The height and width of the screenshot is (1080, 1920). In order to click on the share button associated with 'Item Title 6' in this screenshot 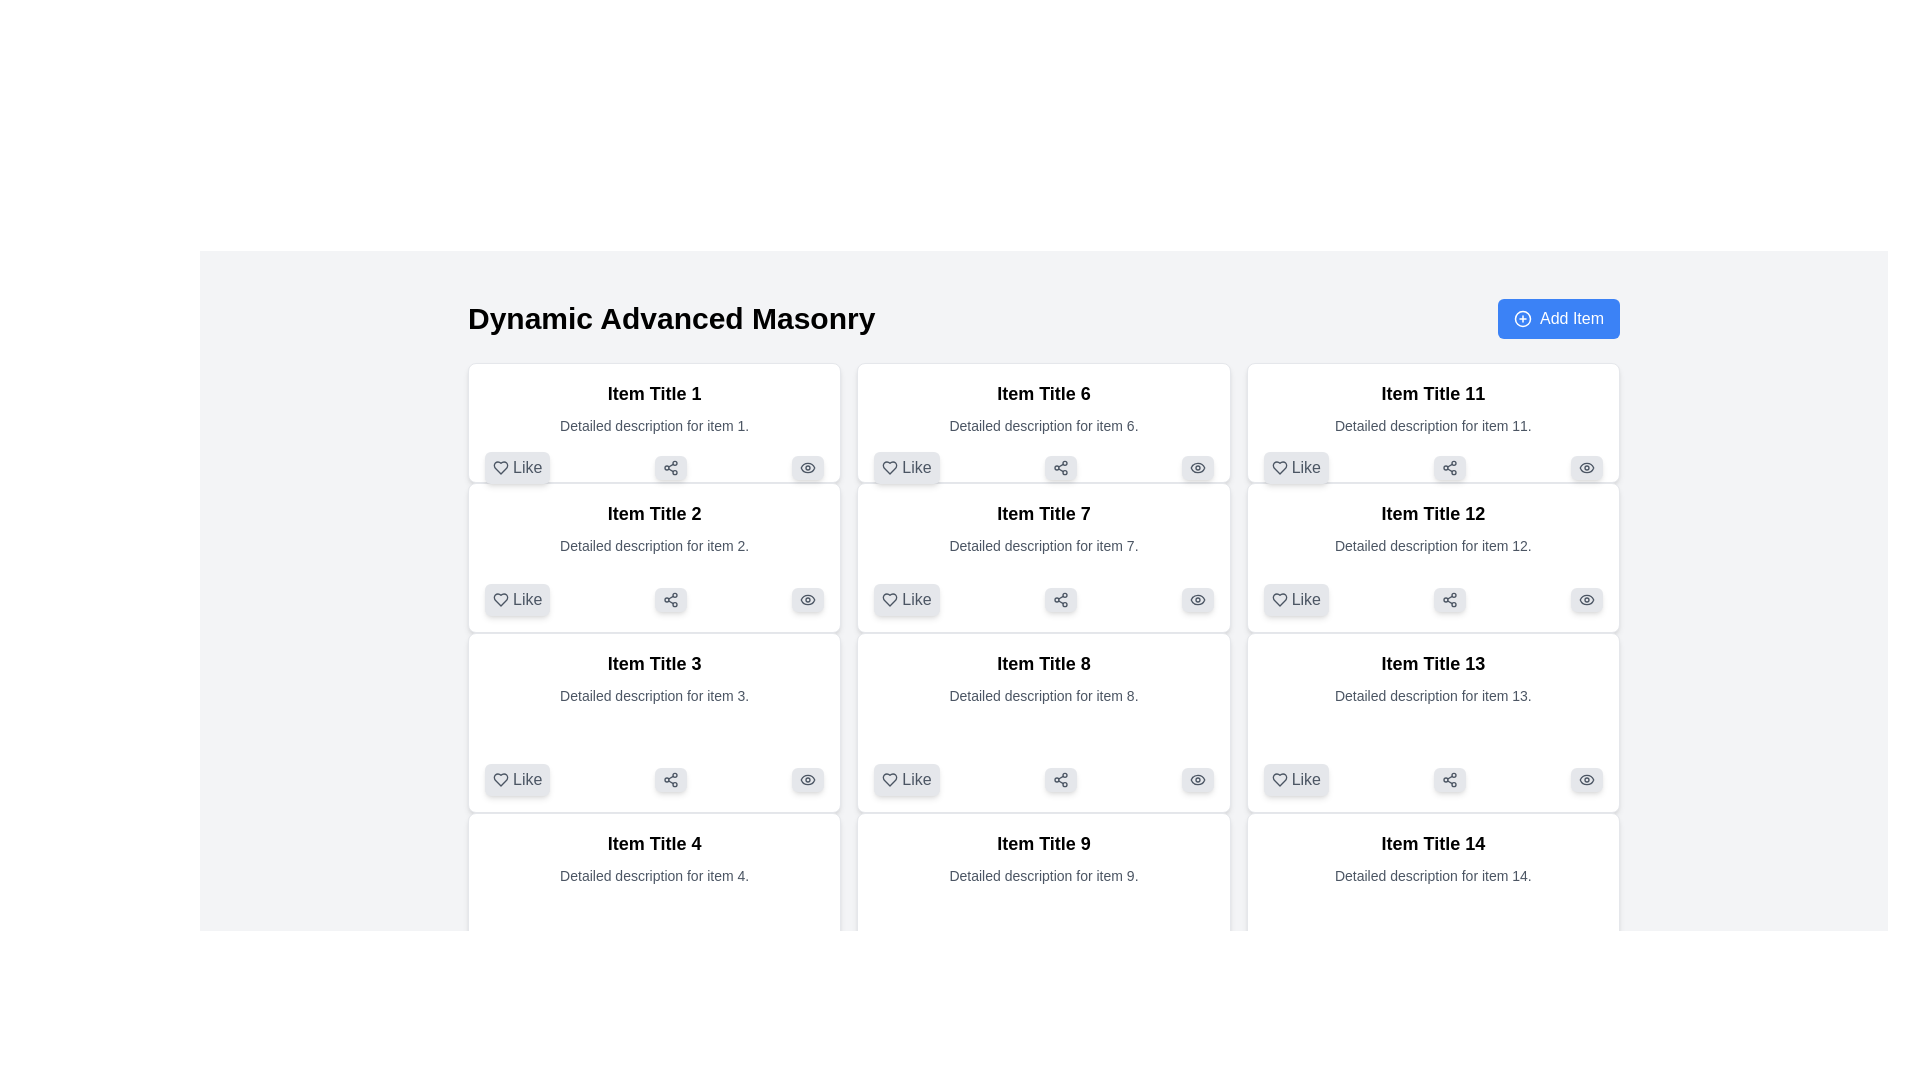, I will do `click(1059, 467)`.